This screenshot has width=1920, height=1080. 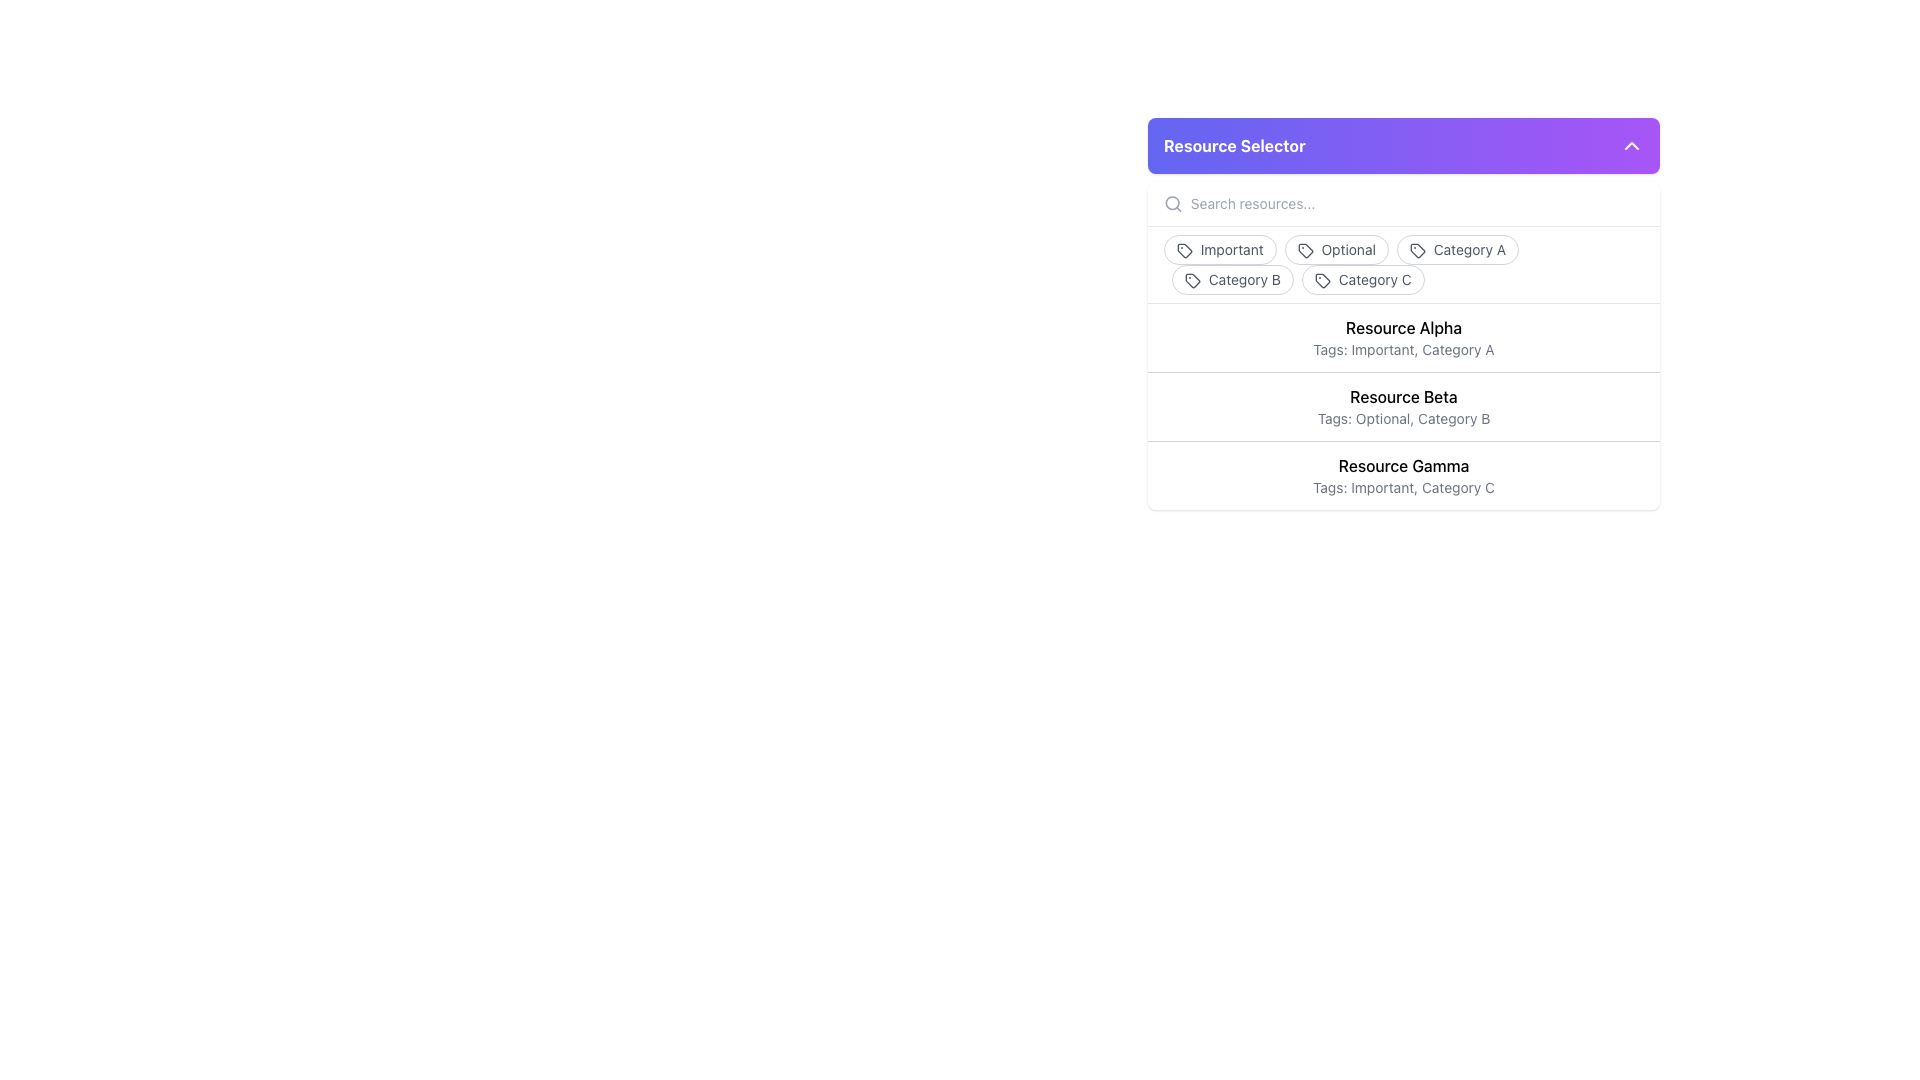 What do you see at coordinates (1322, 281) in the screenshot?
I see `the visual icon representing the 'Category C' tag, which is centrally located within the 'Category C' button, positioned under the search bar` at bounding box center [1322, 281].